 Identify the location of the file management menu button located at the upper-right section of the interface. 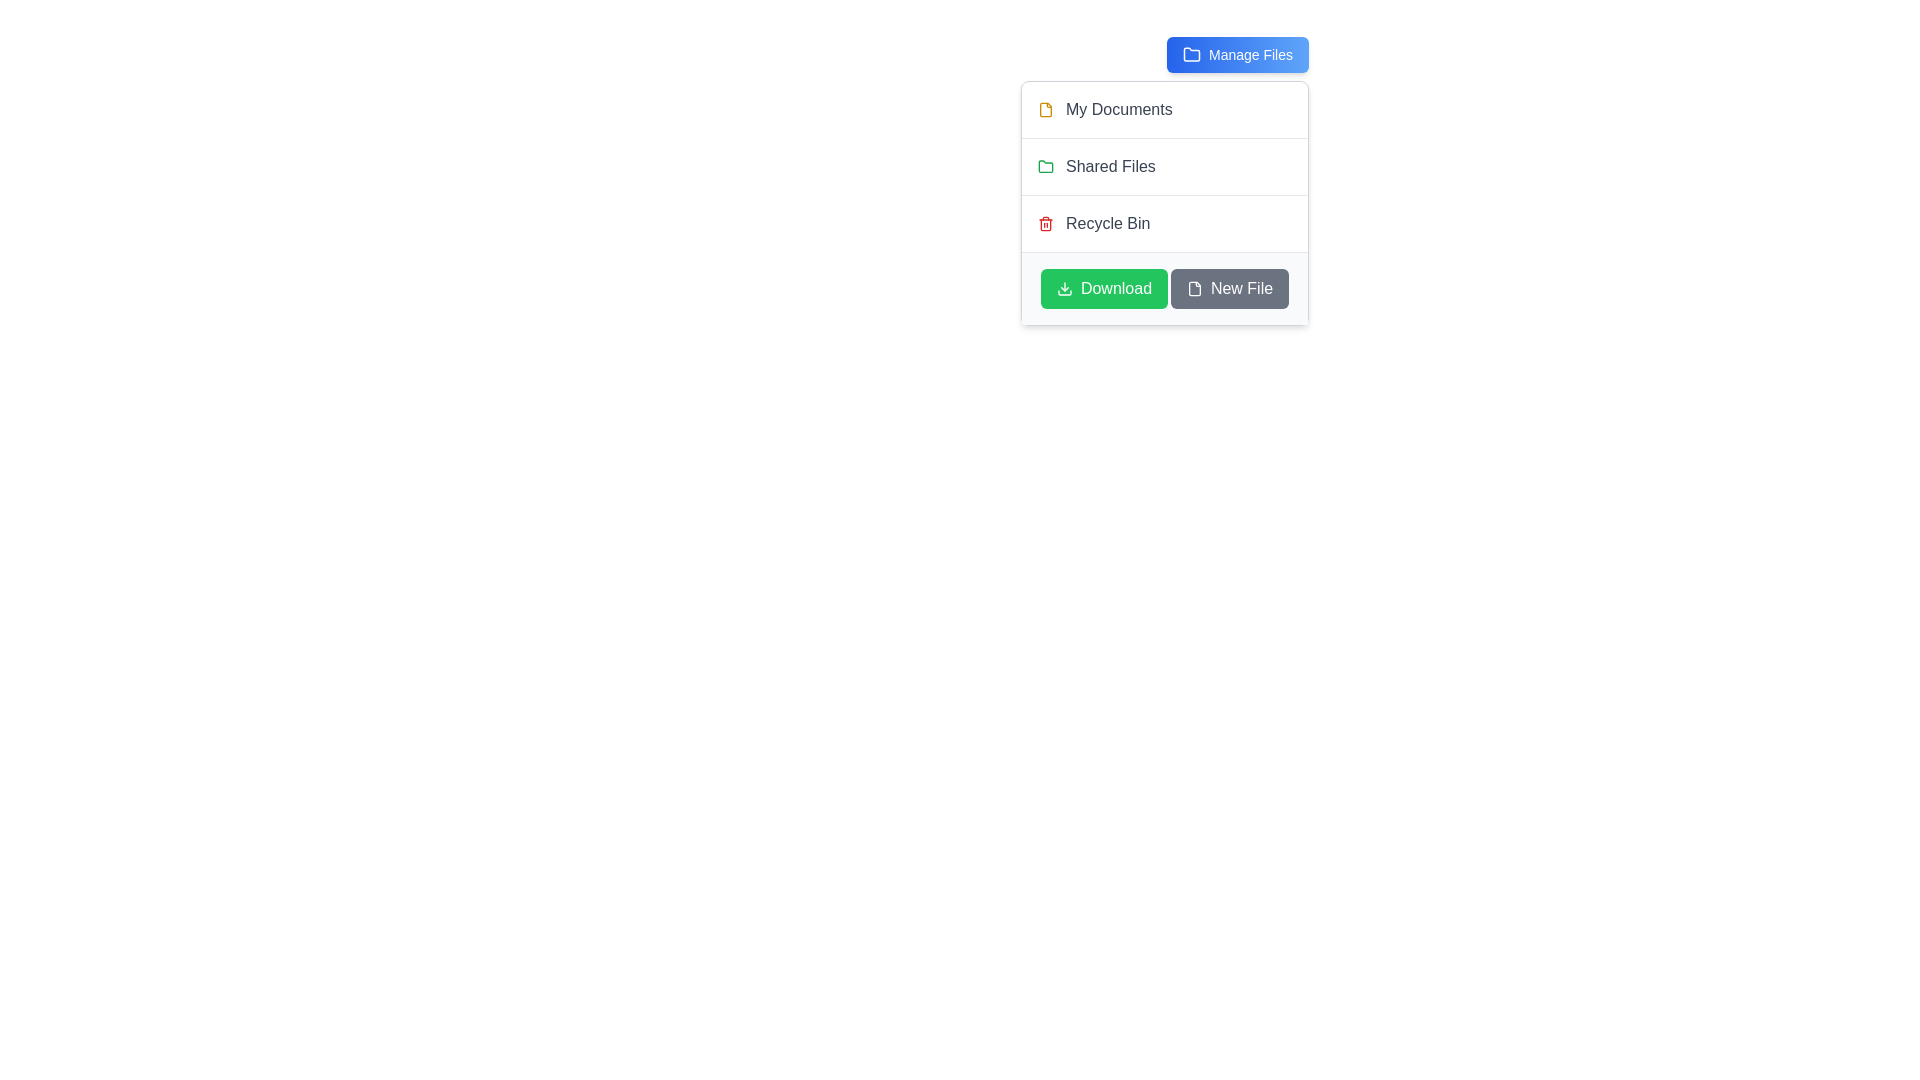
(1237, 53).